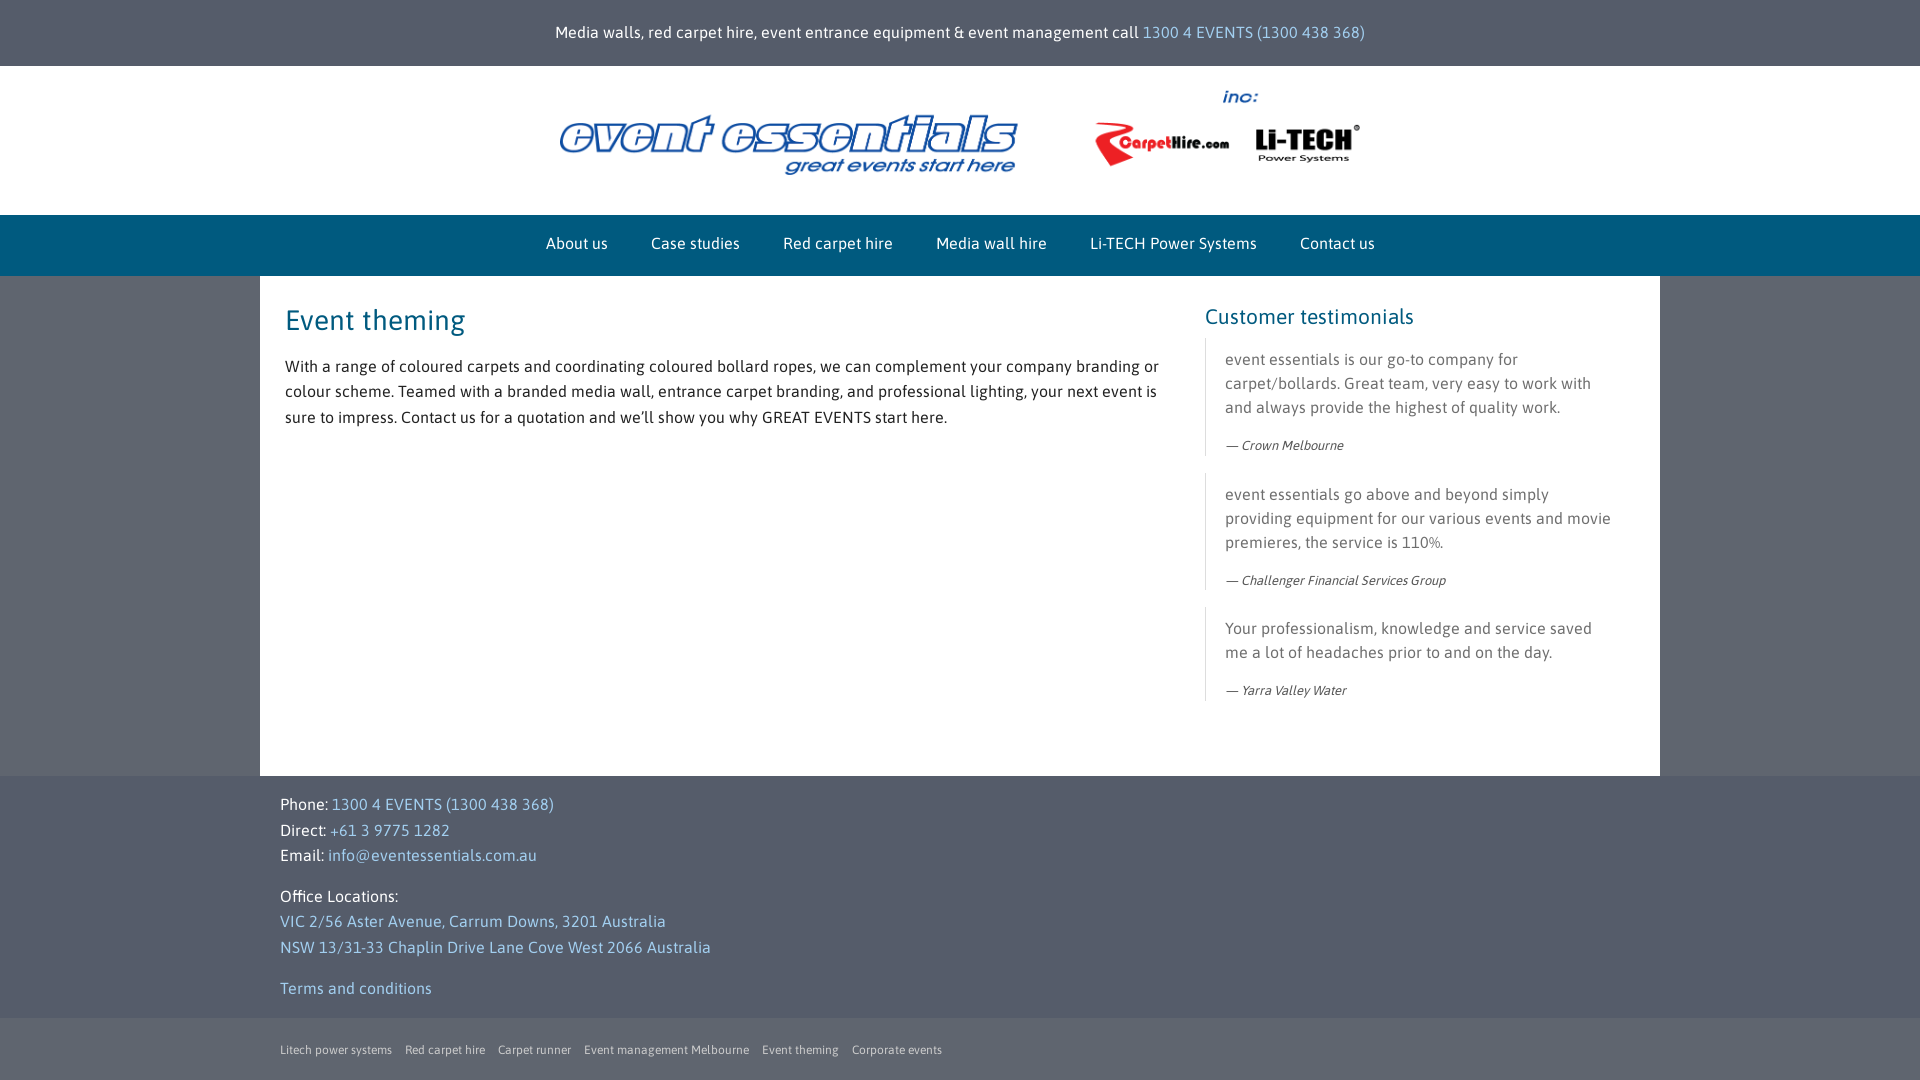 The height and width of the screenshot is (1080, 1920). Describe the element at coordinates (355, 986) in the screenshot. I see `'Terms and conditions'` at that location.